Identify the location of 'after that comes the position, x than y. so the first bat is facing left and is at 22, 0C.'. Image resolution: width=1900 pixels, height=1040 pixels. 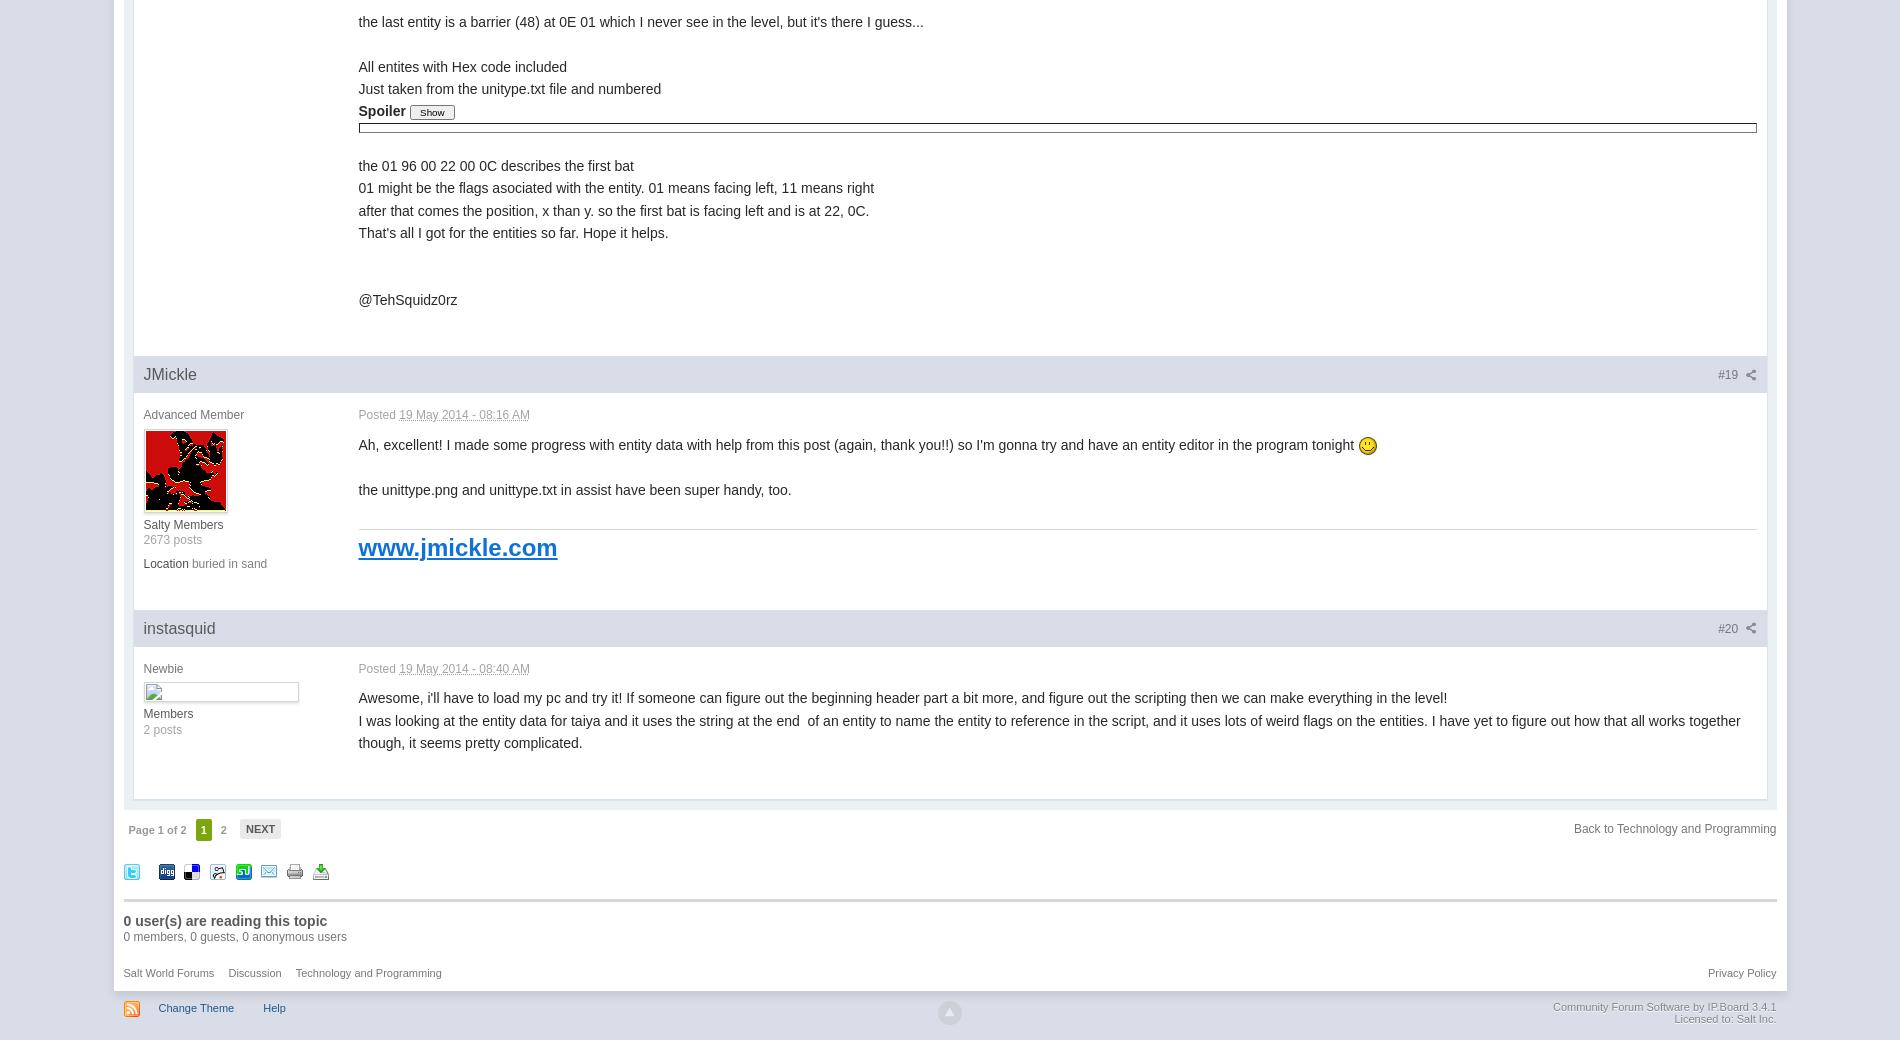
(613, 209).